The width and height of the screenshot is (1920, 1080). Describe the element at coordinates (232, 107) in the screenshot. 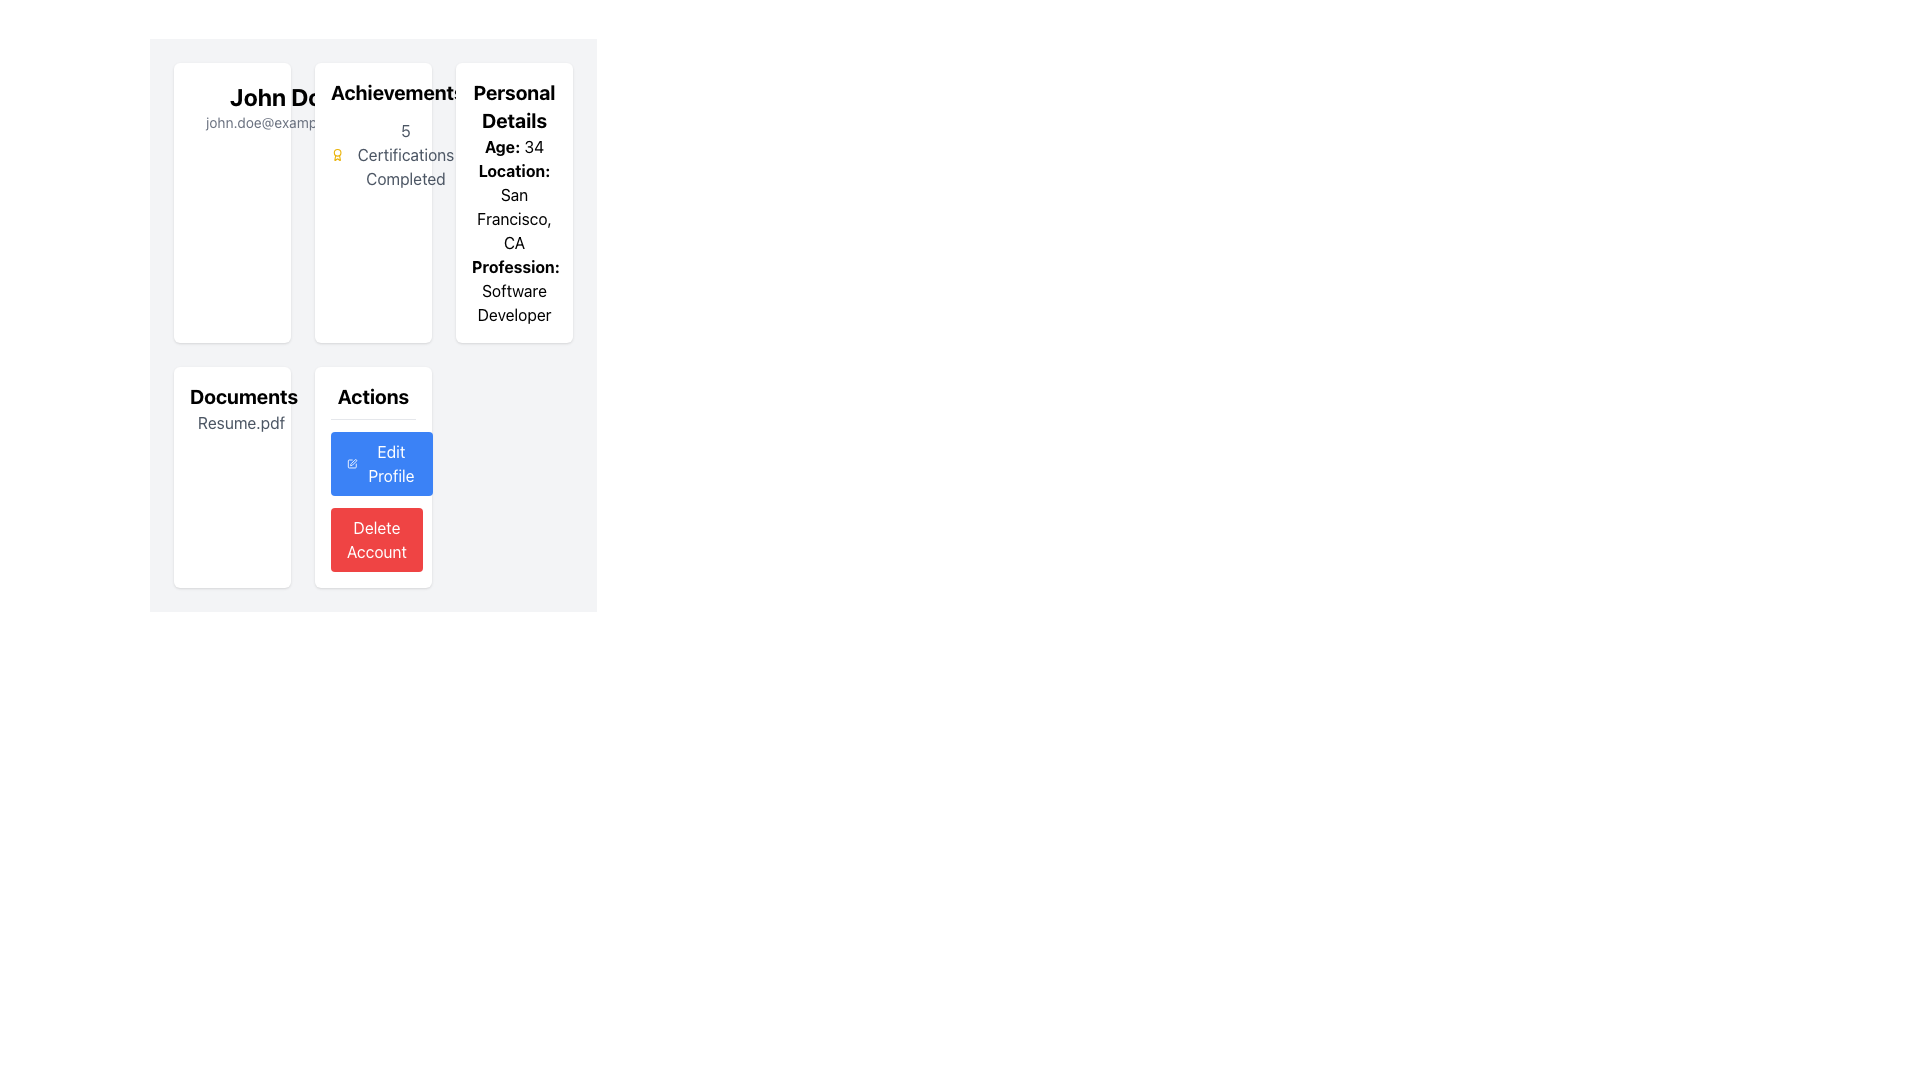

I see `displayed name 'John Doe' and email address 'john.doe@example.com' from the user's identity block located at the top section of the card layout` at that location.